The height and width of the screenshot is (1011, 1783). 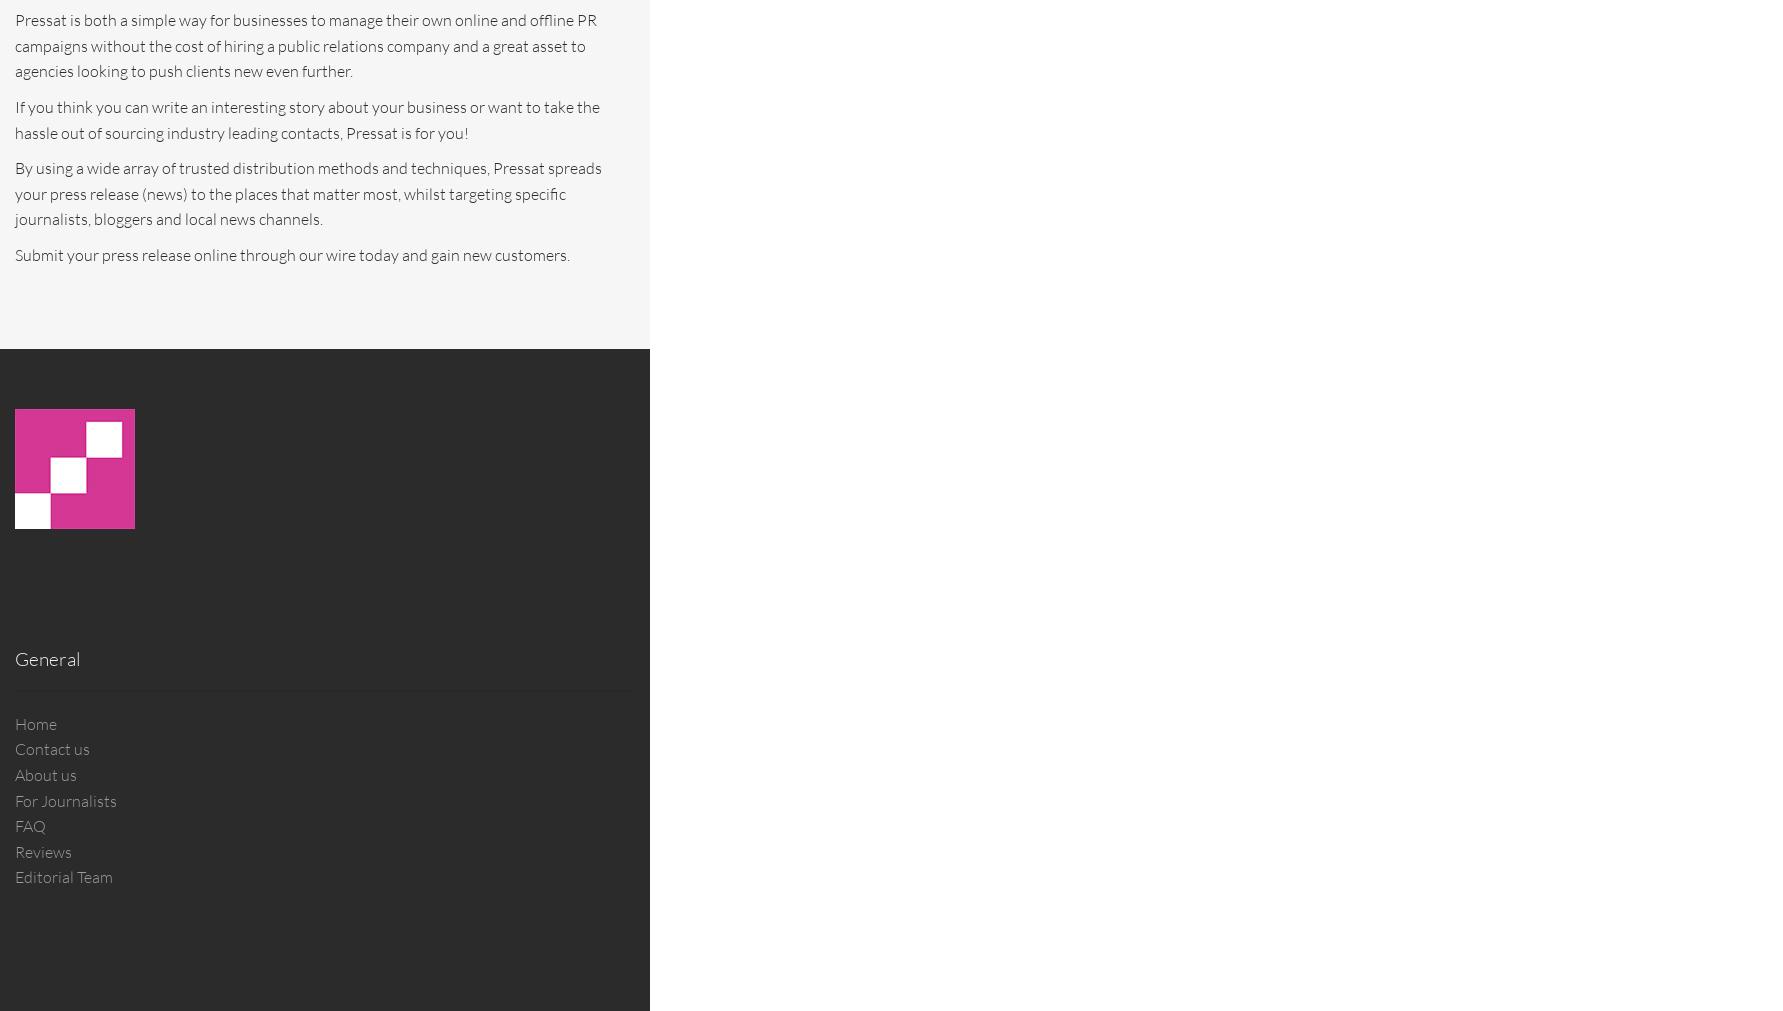 I want to click on 'Pressat is both a simple way for businesses to manage their own online and offline PR campaigns without the cost of hiring a public relations company and a great asset to agencies looking to push clients new even further.', so click(x=304, y=44).